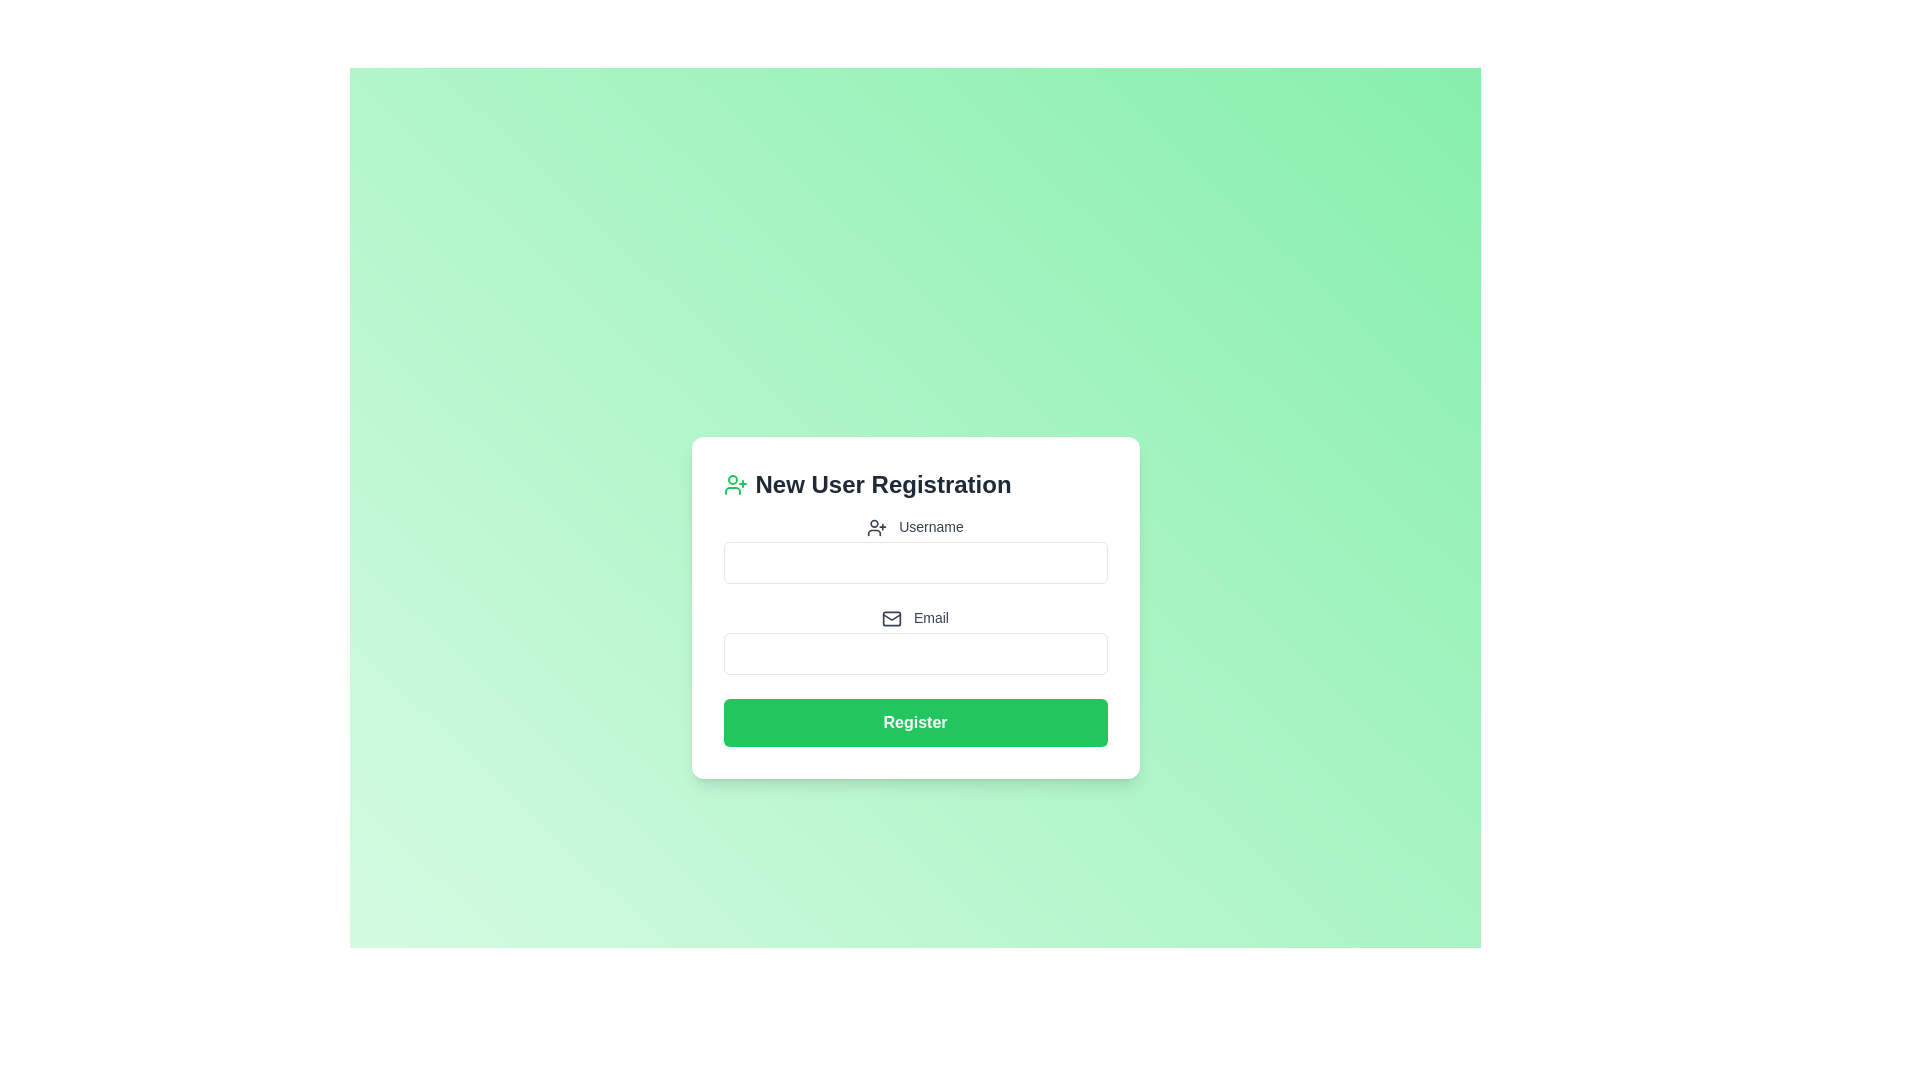 Image resolution: width=1920 pixels, height=1080 pixels. What do you see at coordinates (914, 654) in the screenshot?
I see `the email input field in the registration form using tab navigation to highlight it` at bounding box center [914, 654].